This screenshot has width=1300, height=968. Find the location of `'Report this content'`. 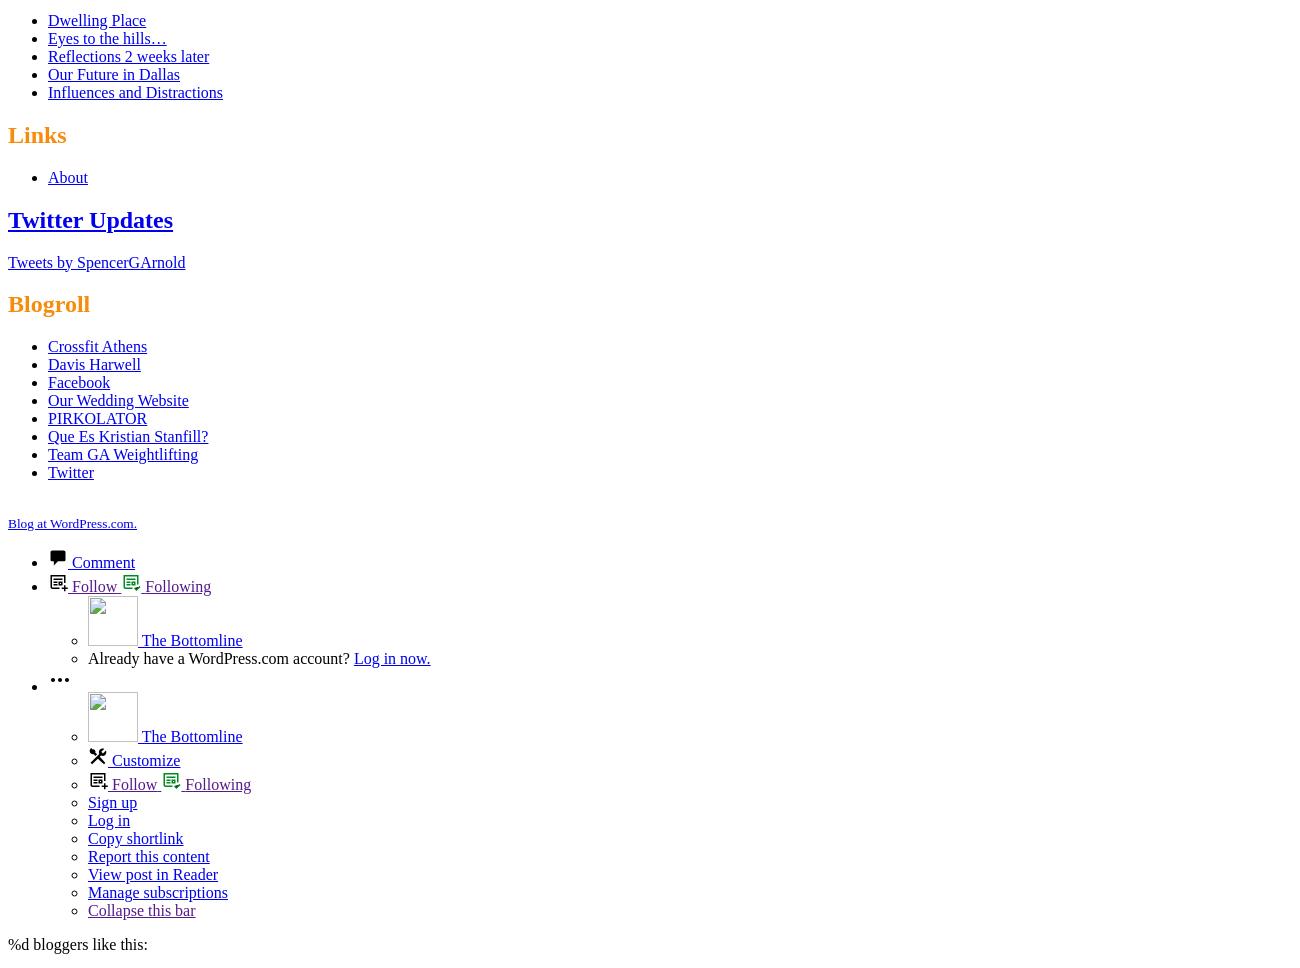

'Report this content' is located at coordinates (147, 855).